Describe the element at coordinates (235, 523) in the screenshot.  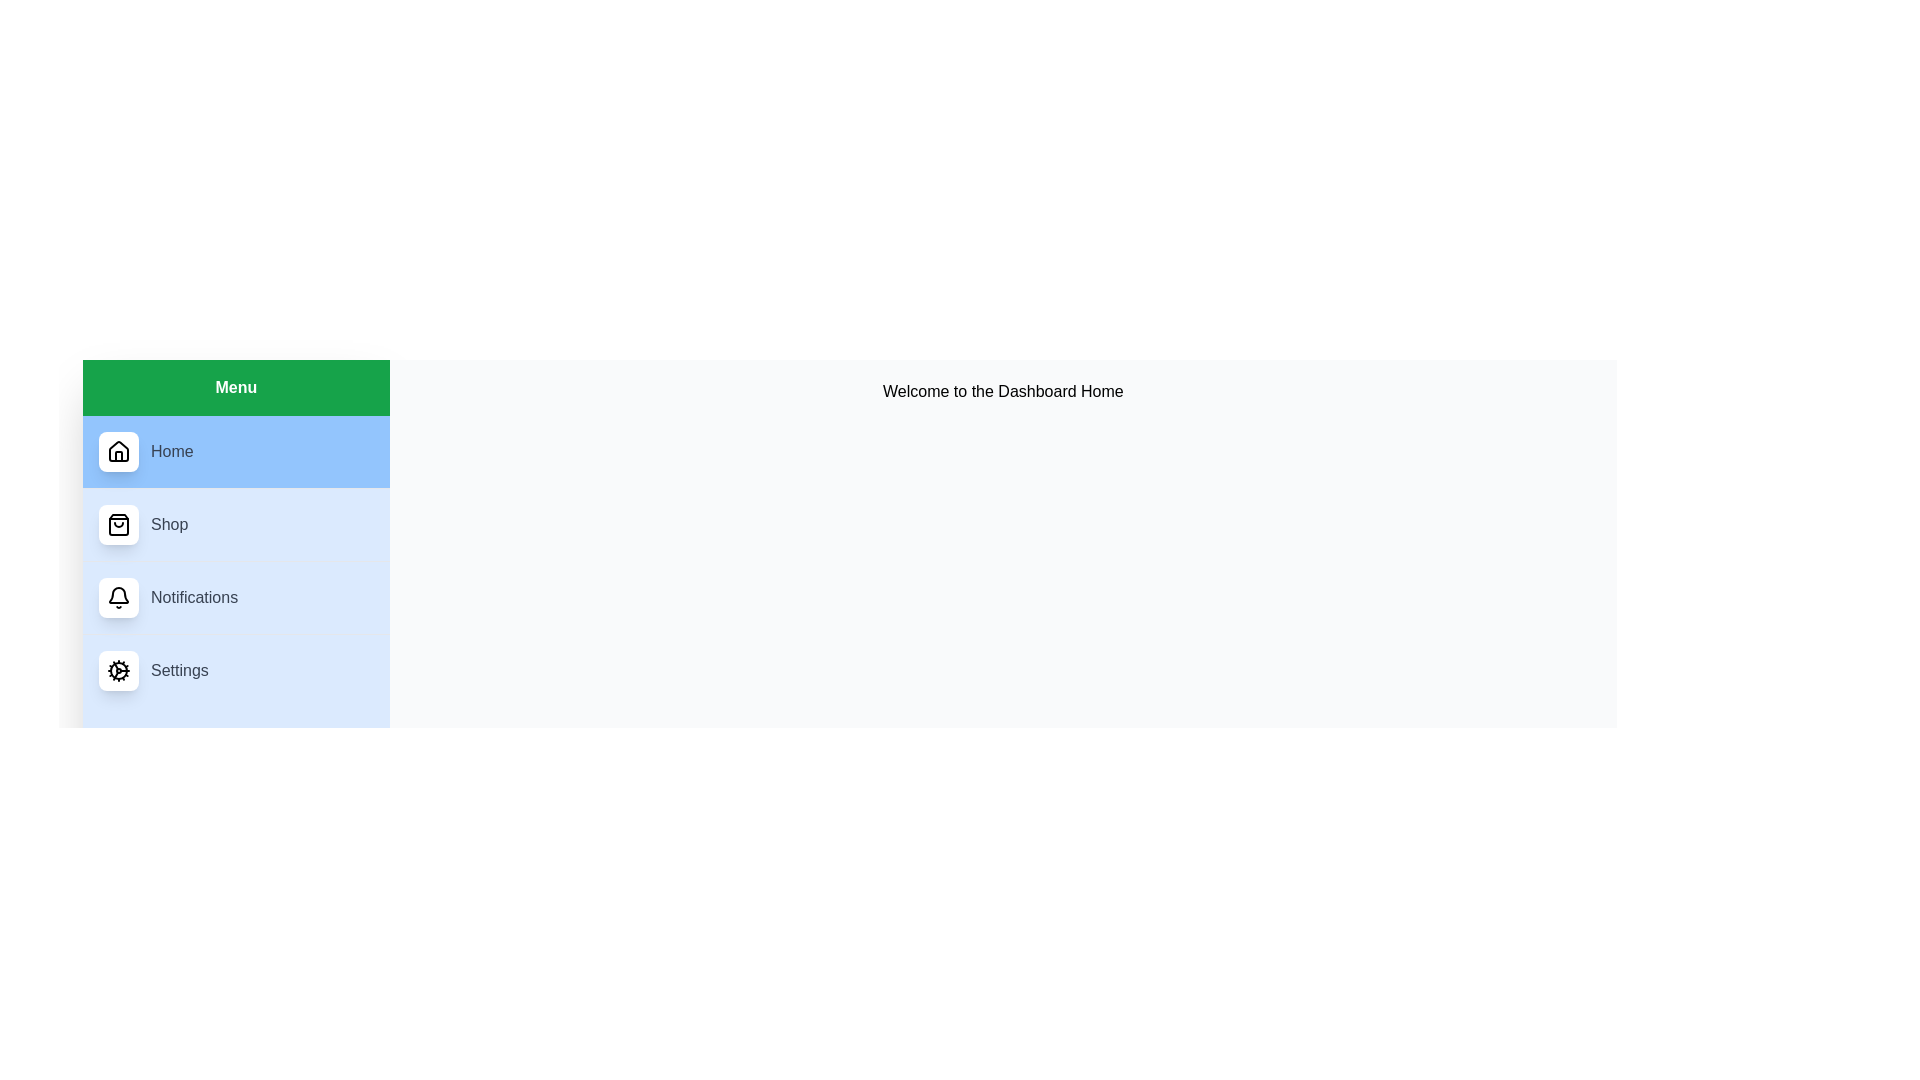
I see `the menu item Shop to observe its hover effect` at that location.